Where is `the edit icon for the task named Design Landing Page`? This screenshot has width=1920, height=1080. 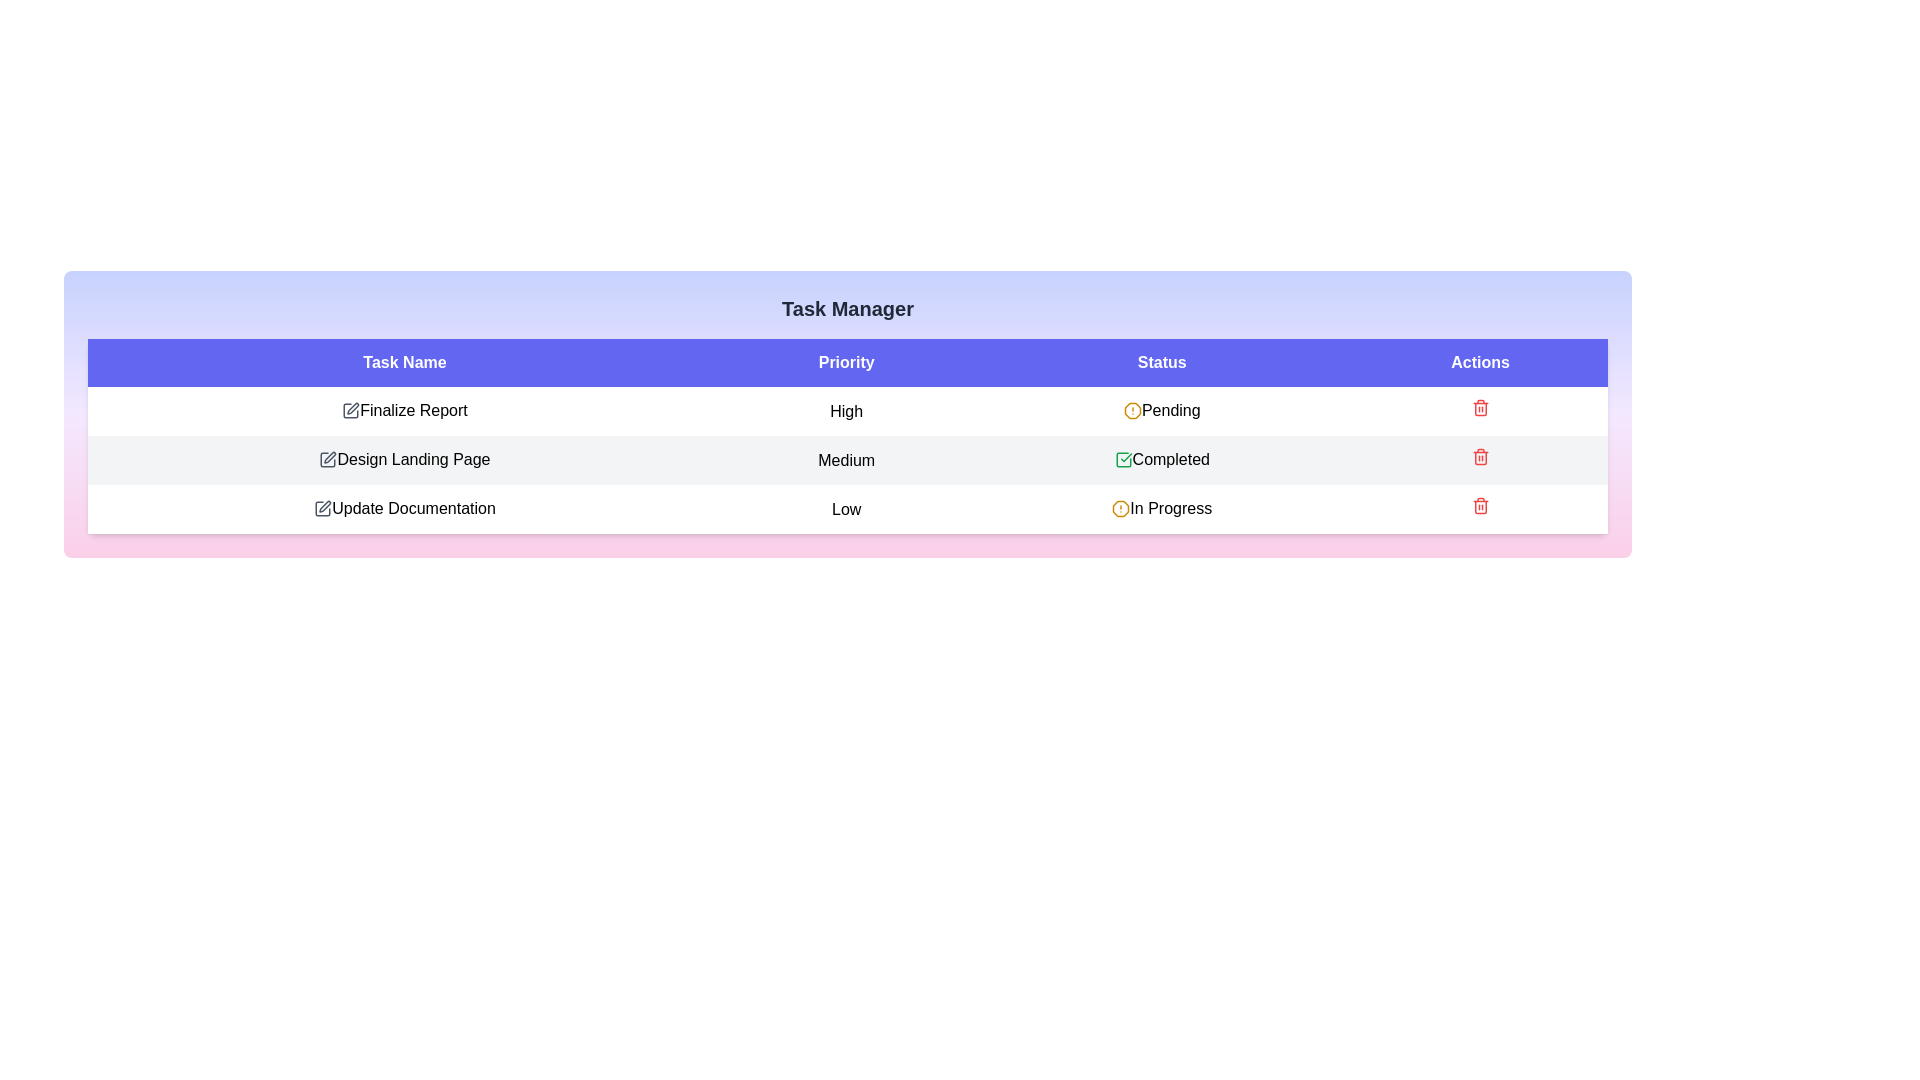
the edit icon for the task named Design Landing Page is located at coordinates (327, 459).